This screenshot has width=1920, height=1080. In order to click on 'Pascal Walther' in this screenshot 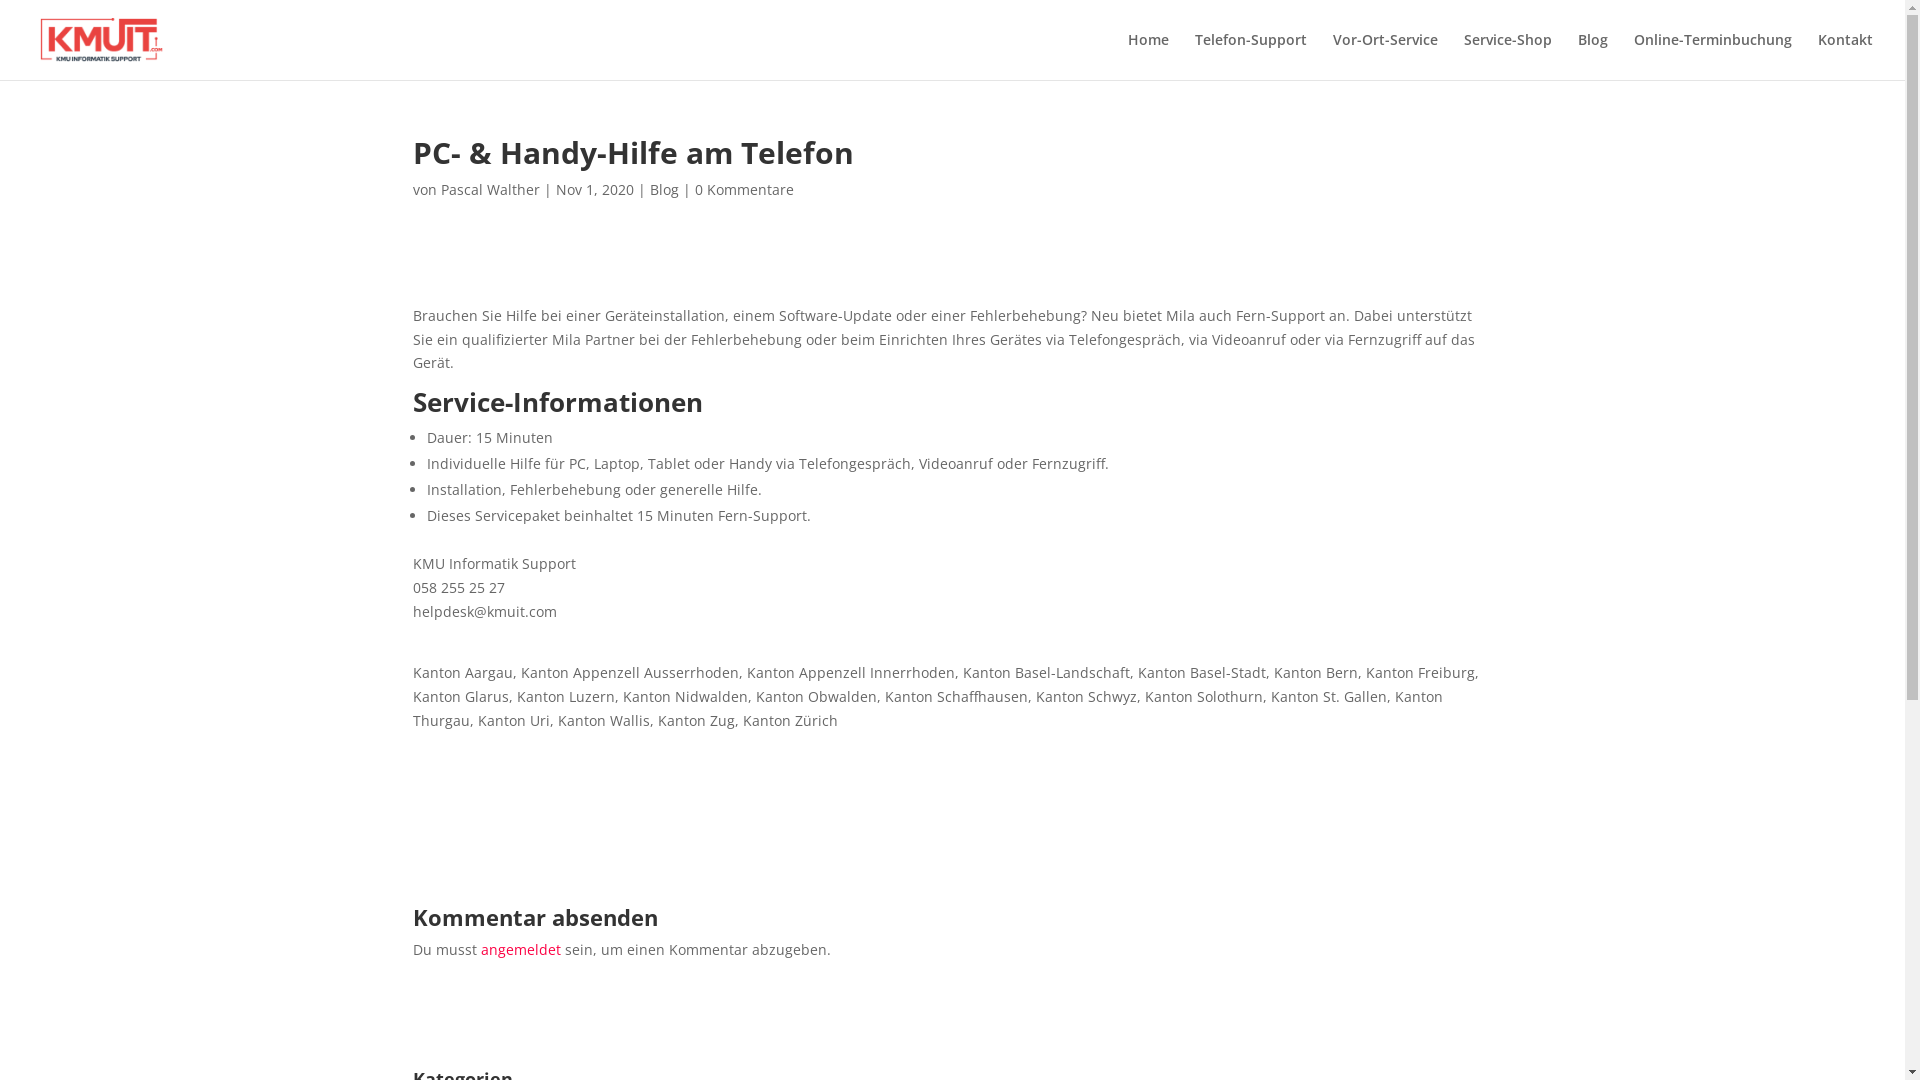, I will do `click(439, 189)`.